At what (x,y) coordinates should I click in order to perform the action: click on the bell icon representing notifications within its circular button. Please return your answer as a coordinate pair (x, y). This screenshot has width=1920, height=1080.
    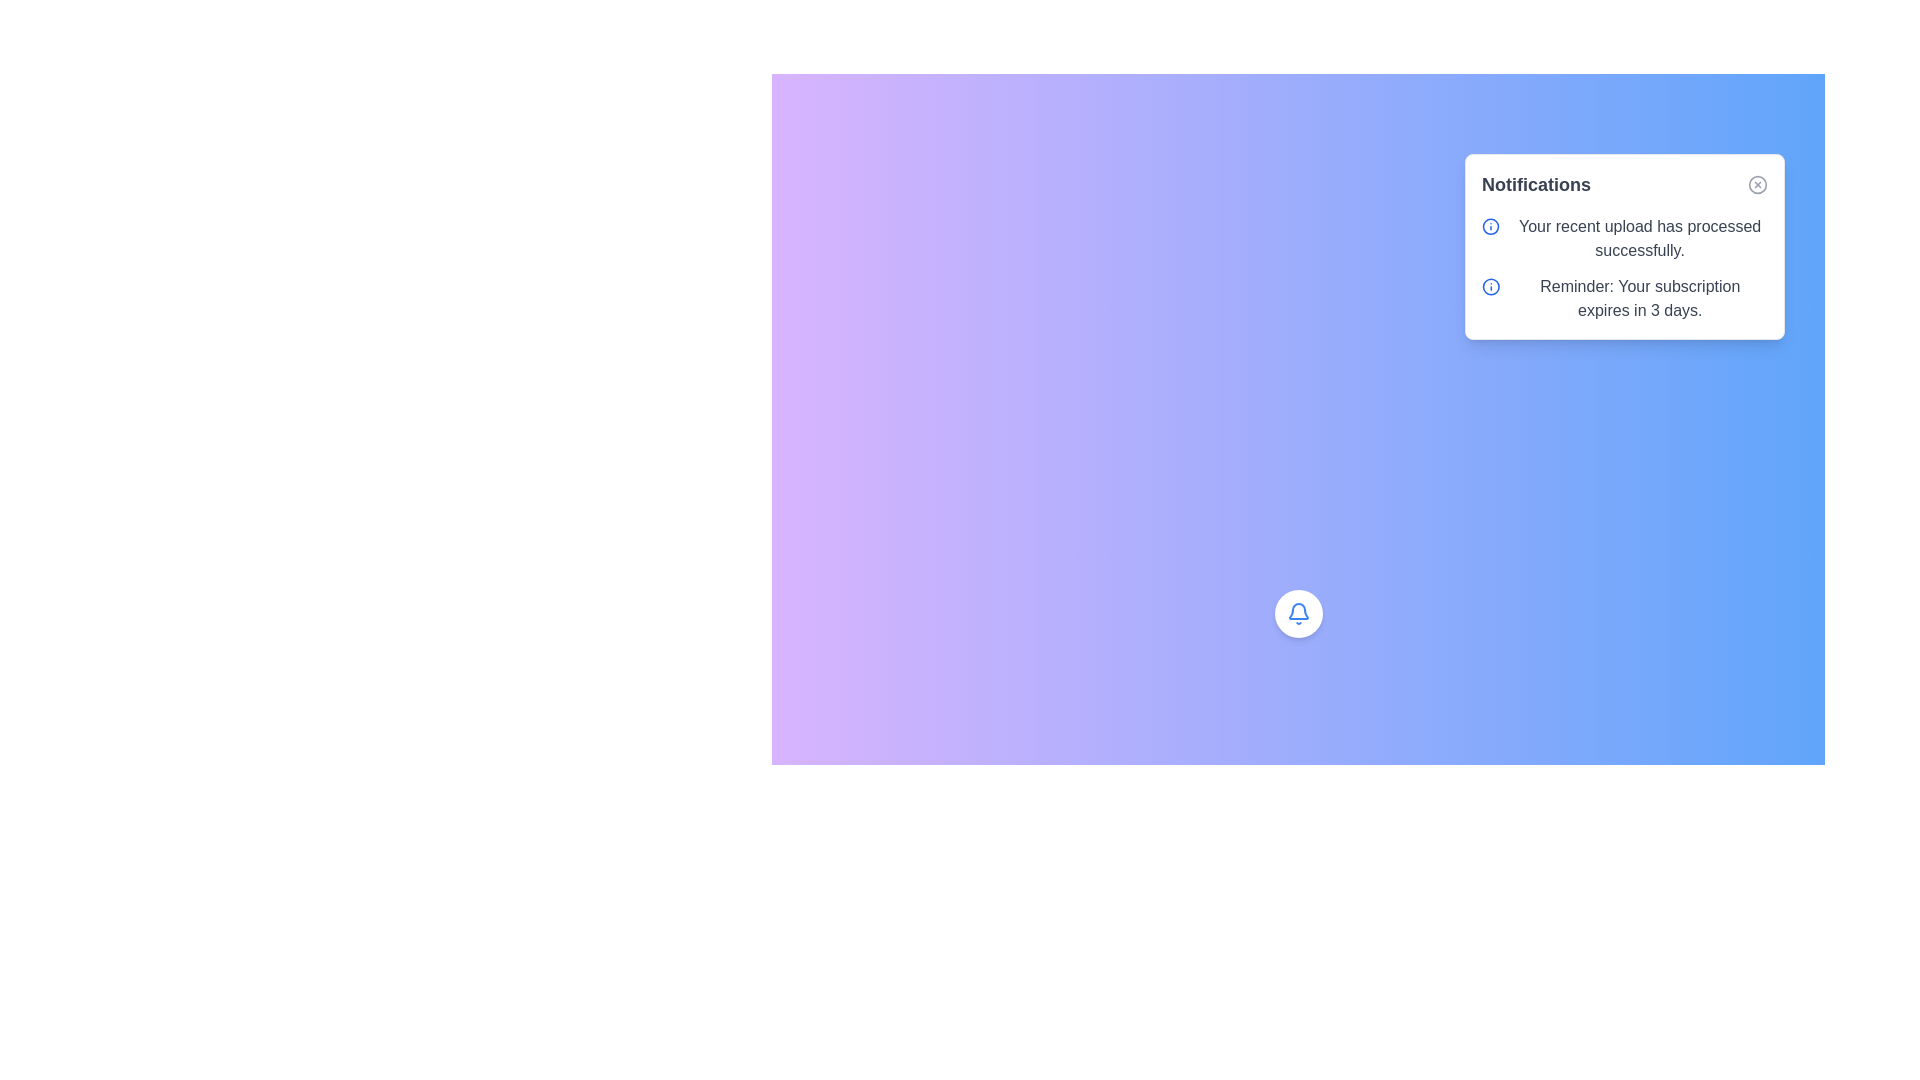
    Looking at the image, I should click on (1298, 612).